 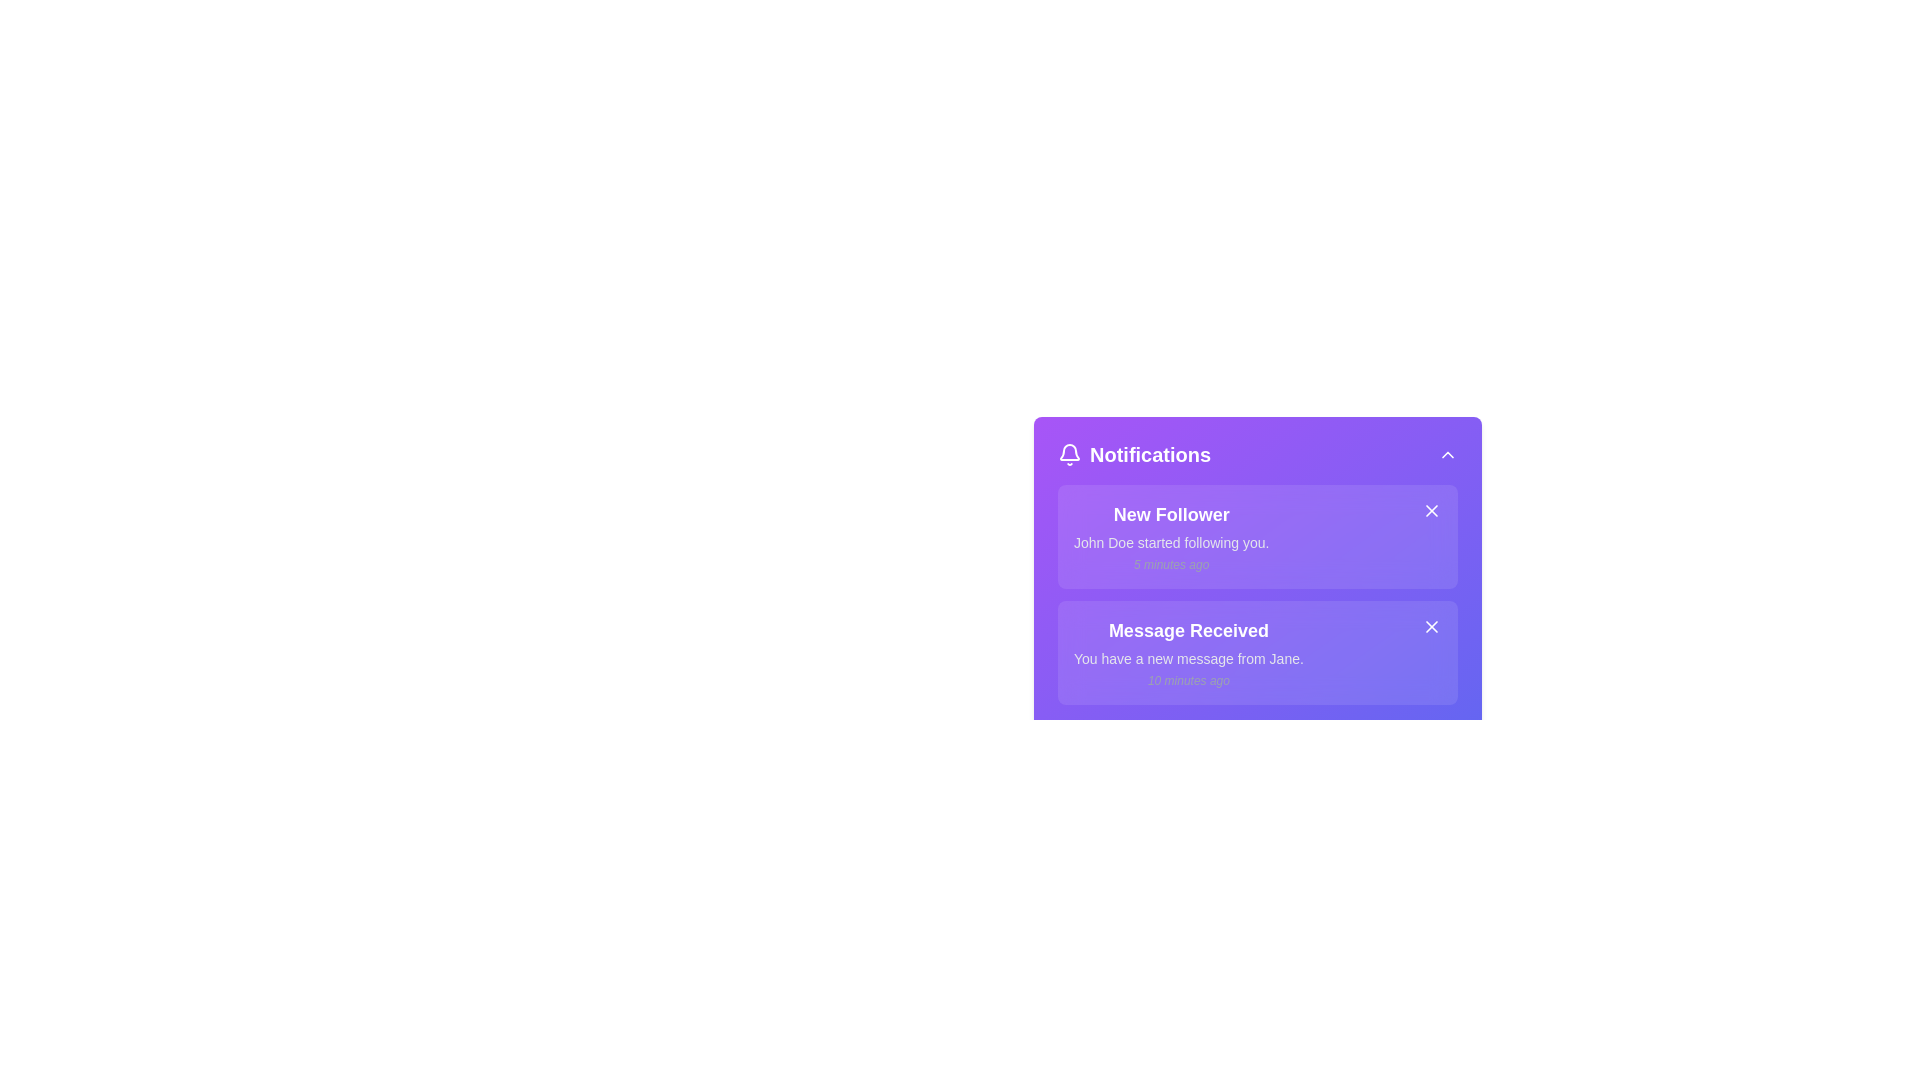 What do you see at coordinates (1430, 626) in the screenshot?
I see `the small 'X' button at the top-right corner of the 'Message Received' notification card` at bounding box center [1430, 626].